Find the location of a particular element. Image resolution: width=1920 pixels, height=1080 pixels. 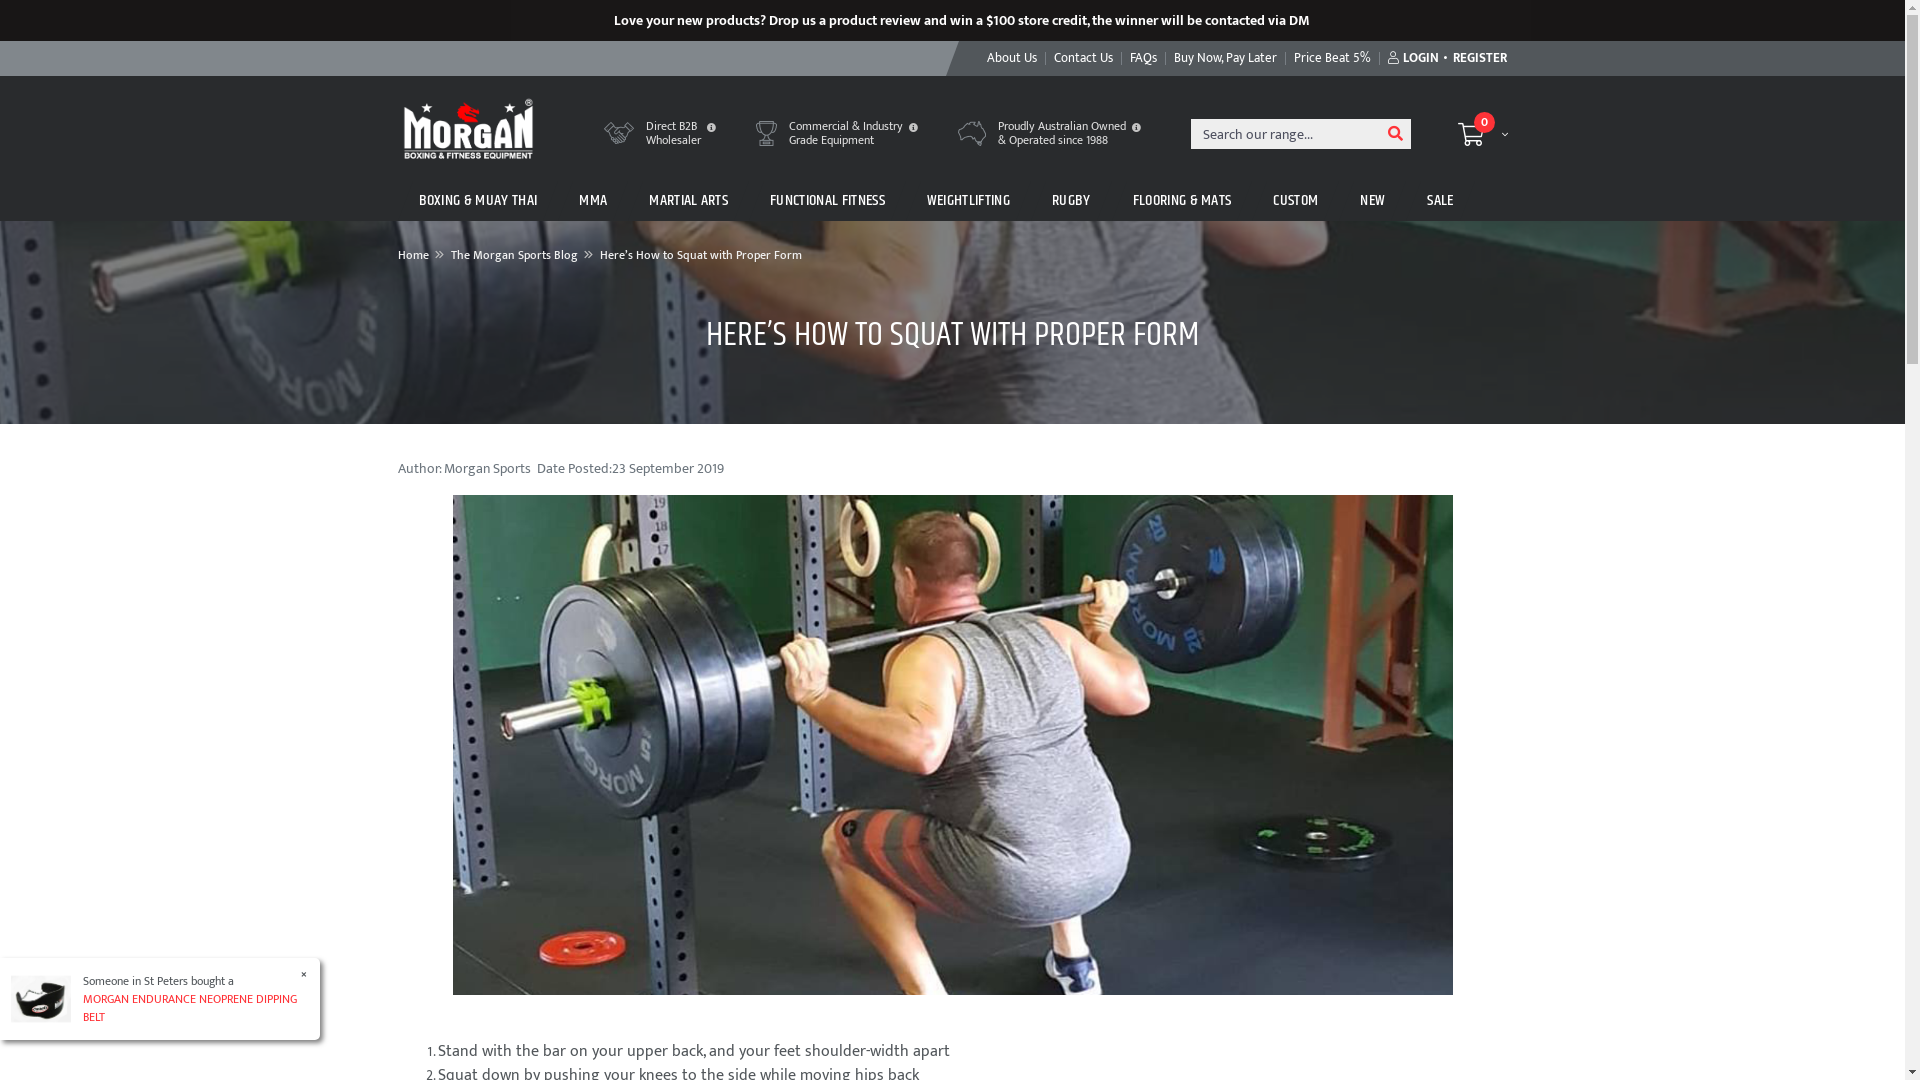

'REGISTER' is located at coordinates (1475, 57).